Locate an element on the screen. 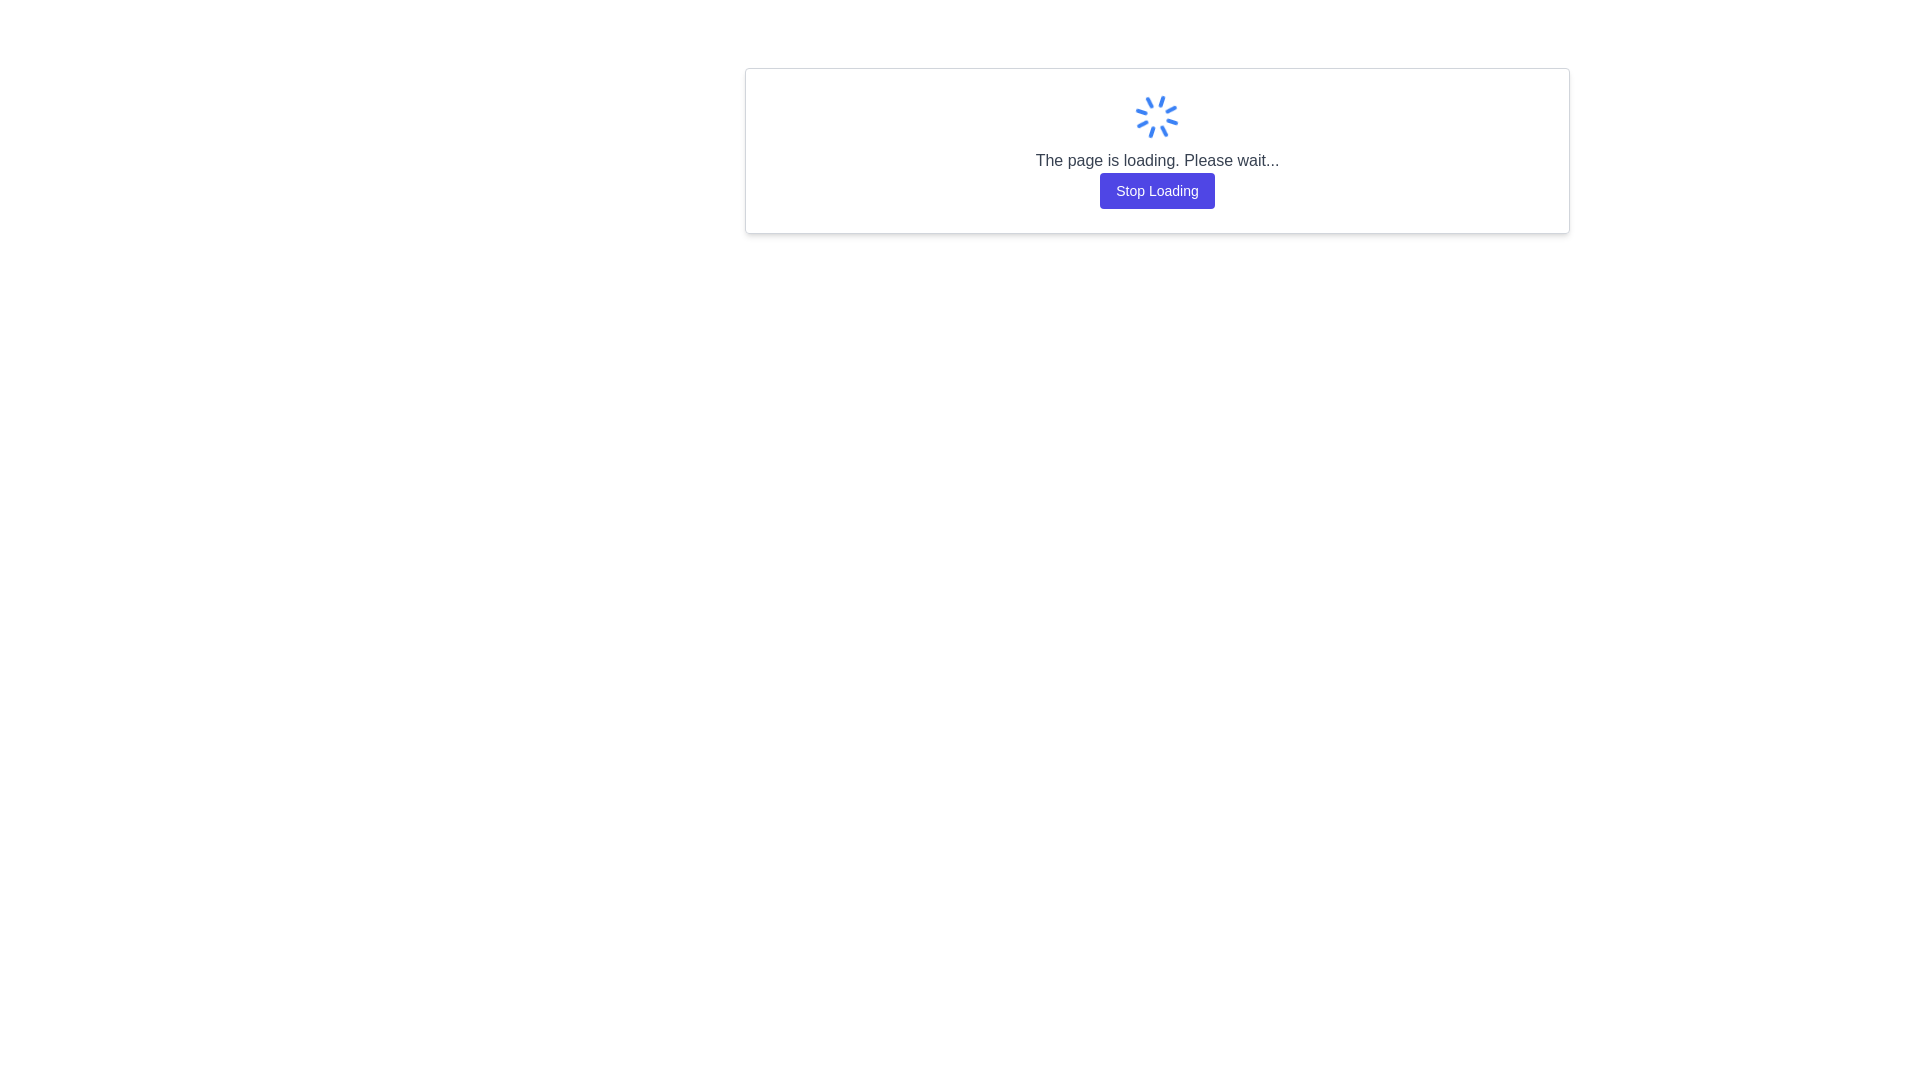 This screenshot has width=1920, height=1080. the 'Stop Loading' button, which has white text on a blue background and is located beneath the loading spinner and the text 'The page is loading. Please wait...' is located at coordinates (1157, 191).